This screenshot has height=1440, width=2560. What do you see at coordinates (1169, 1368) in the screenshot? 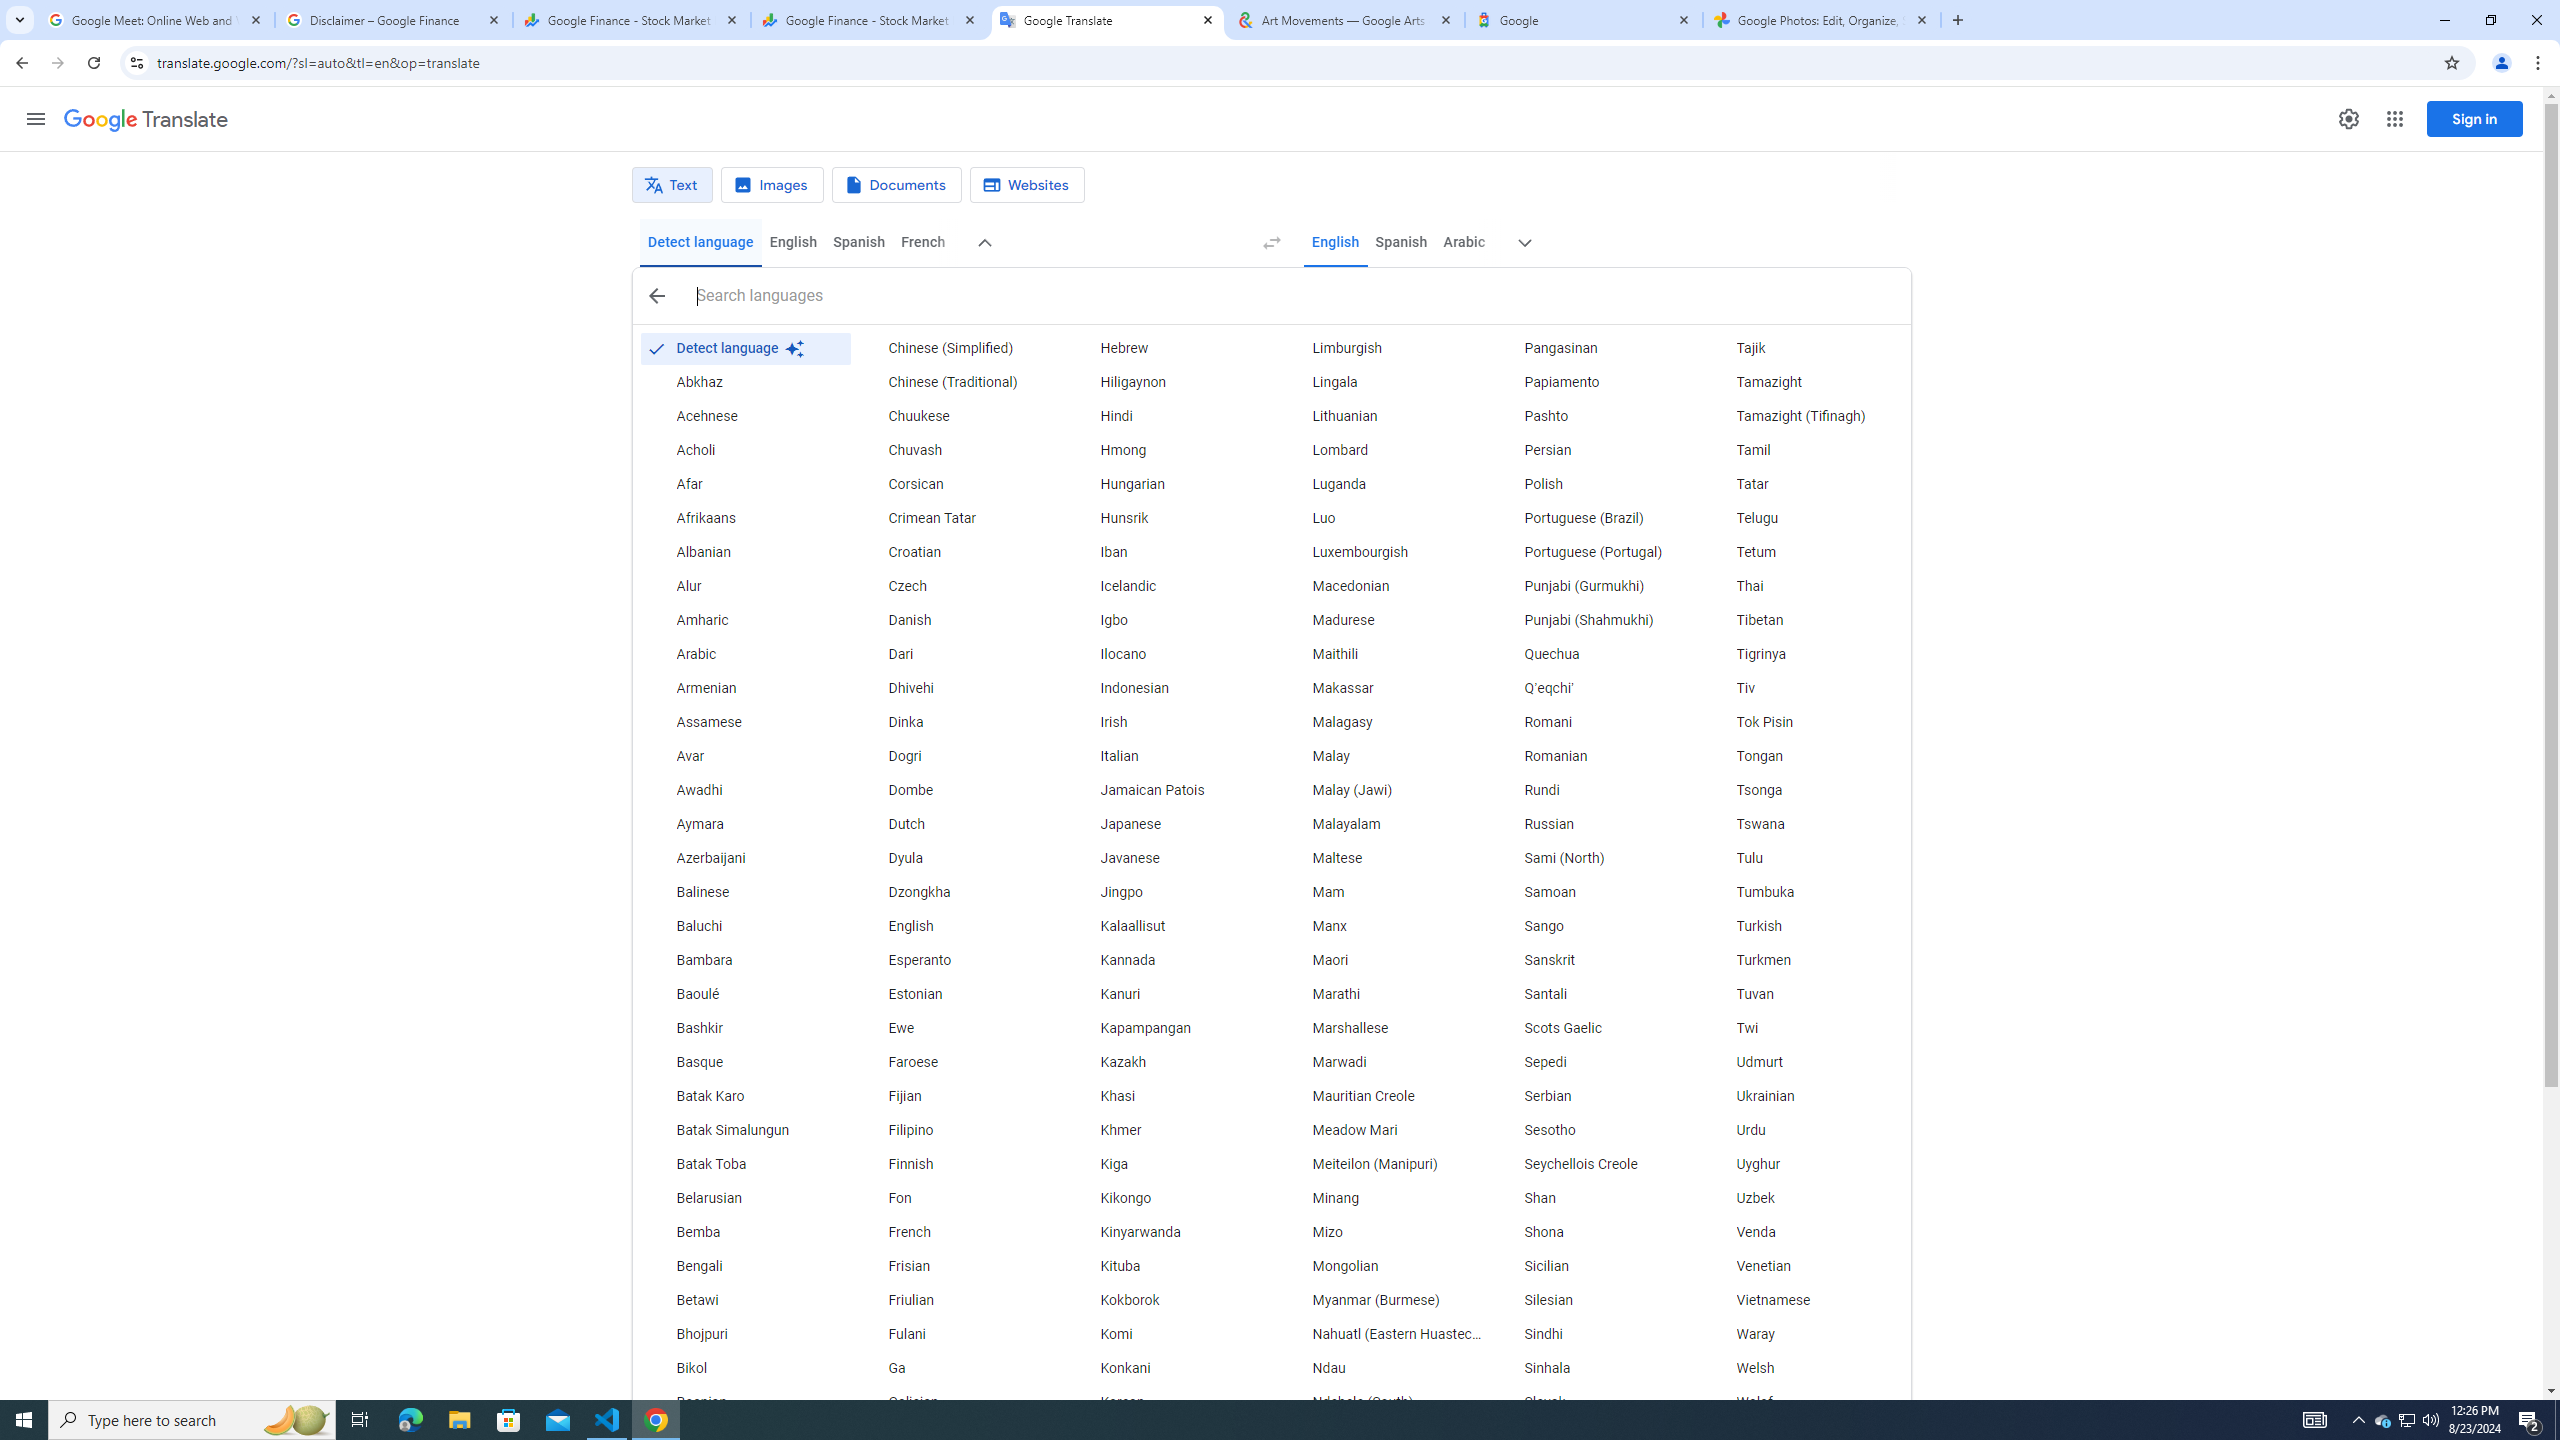
I see `'Konkani'` at bounding box center [1169, 1368].